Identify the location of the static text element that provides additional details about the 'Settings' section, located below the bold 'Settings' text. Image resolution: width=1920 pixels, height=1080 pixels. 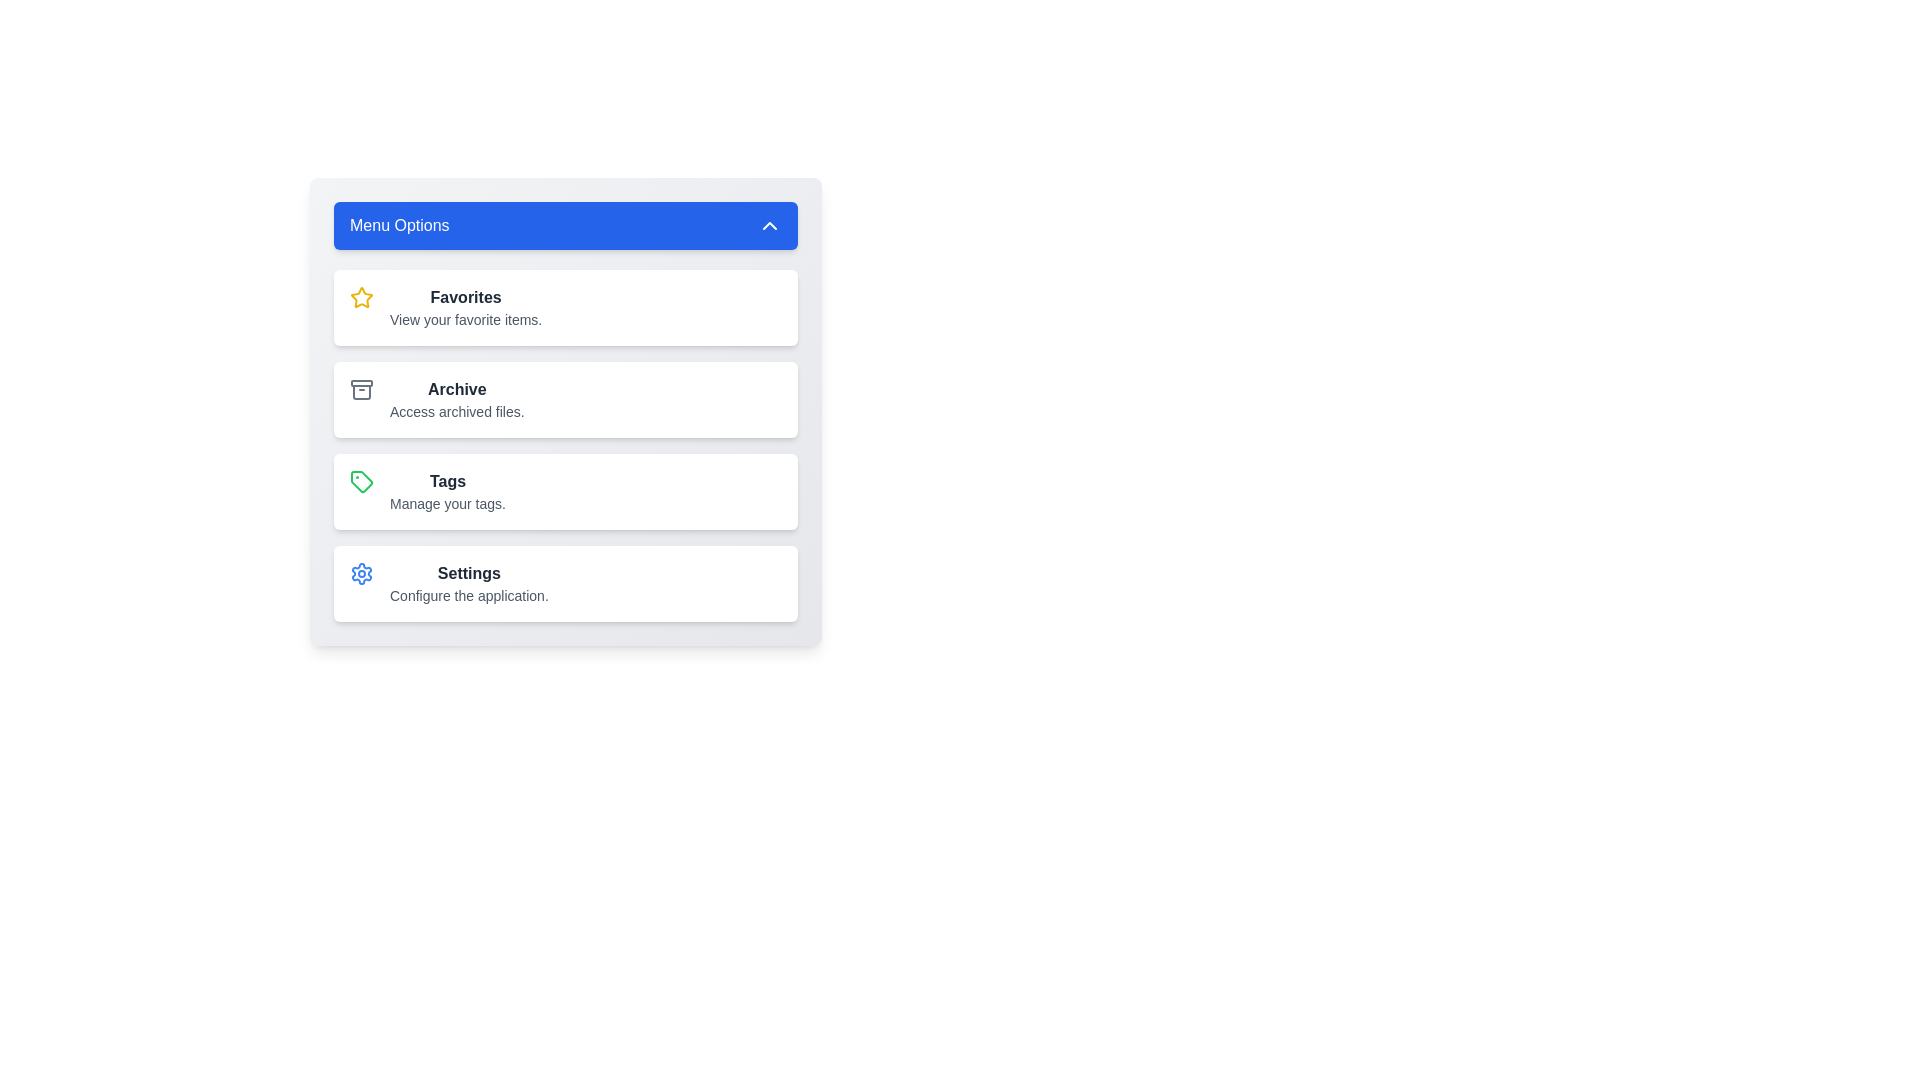
(468, 595).